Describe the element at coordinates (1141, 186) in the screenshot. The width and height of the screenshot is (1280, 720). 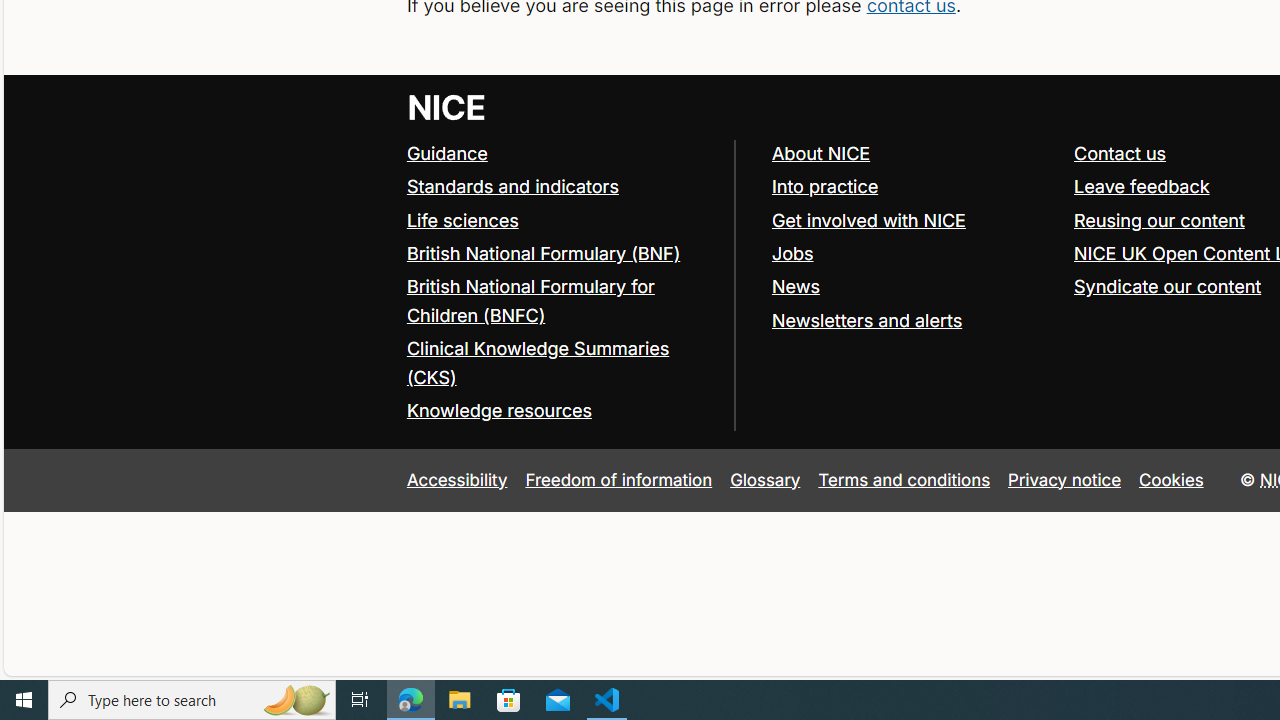
I see `'Leave feedback'` at that location.